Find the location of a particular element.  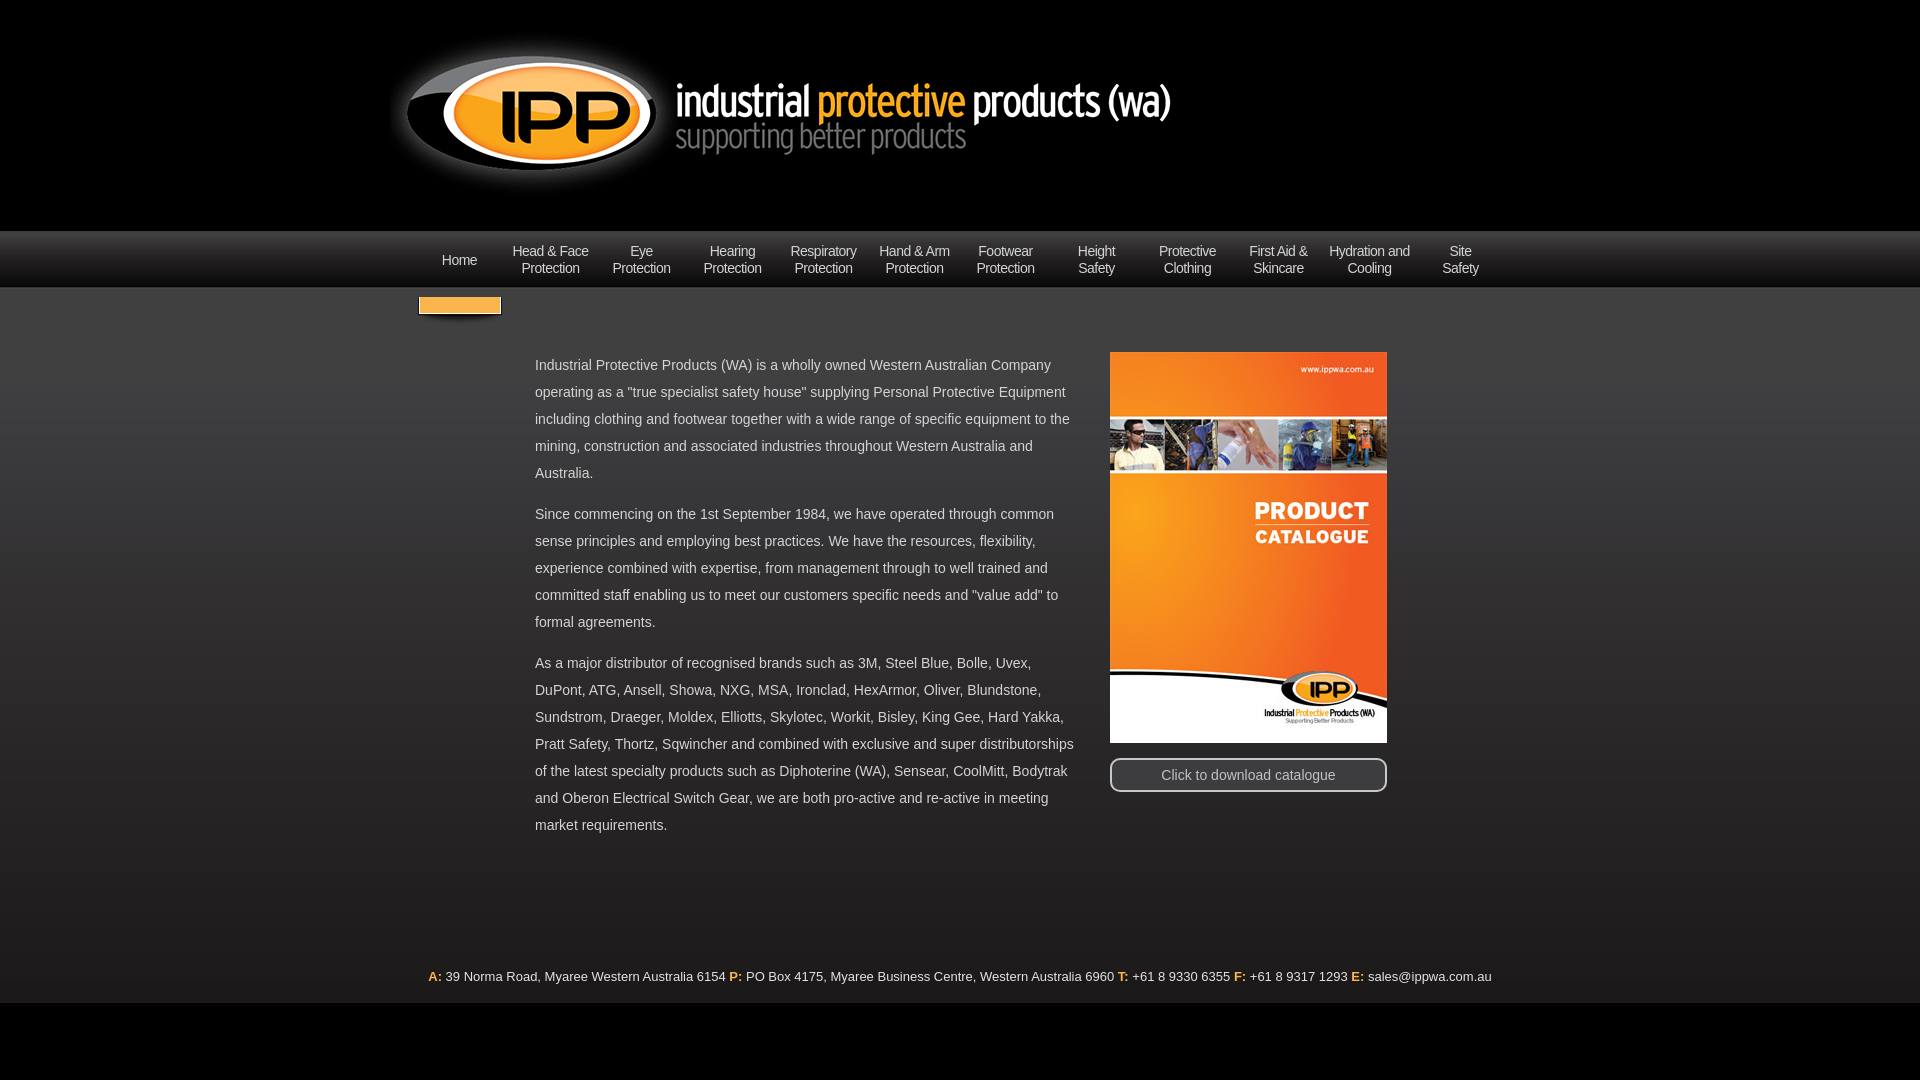

'Height is located at coordinates (1074, 258).